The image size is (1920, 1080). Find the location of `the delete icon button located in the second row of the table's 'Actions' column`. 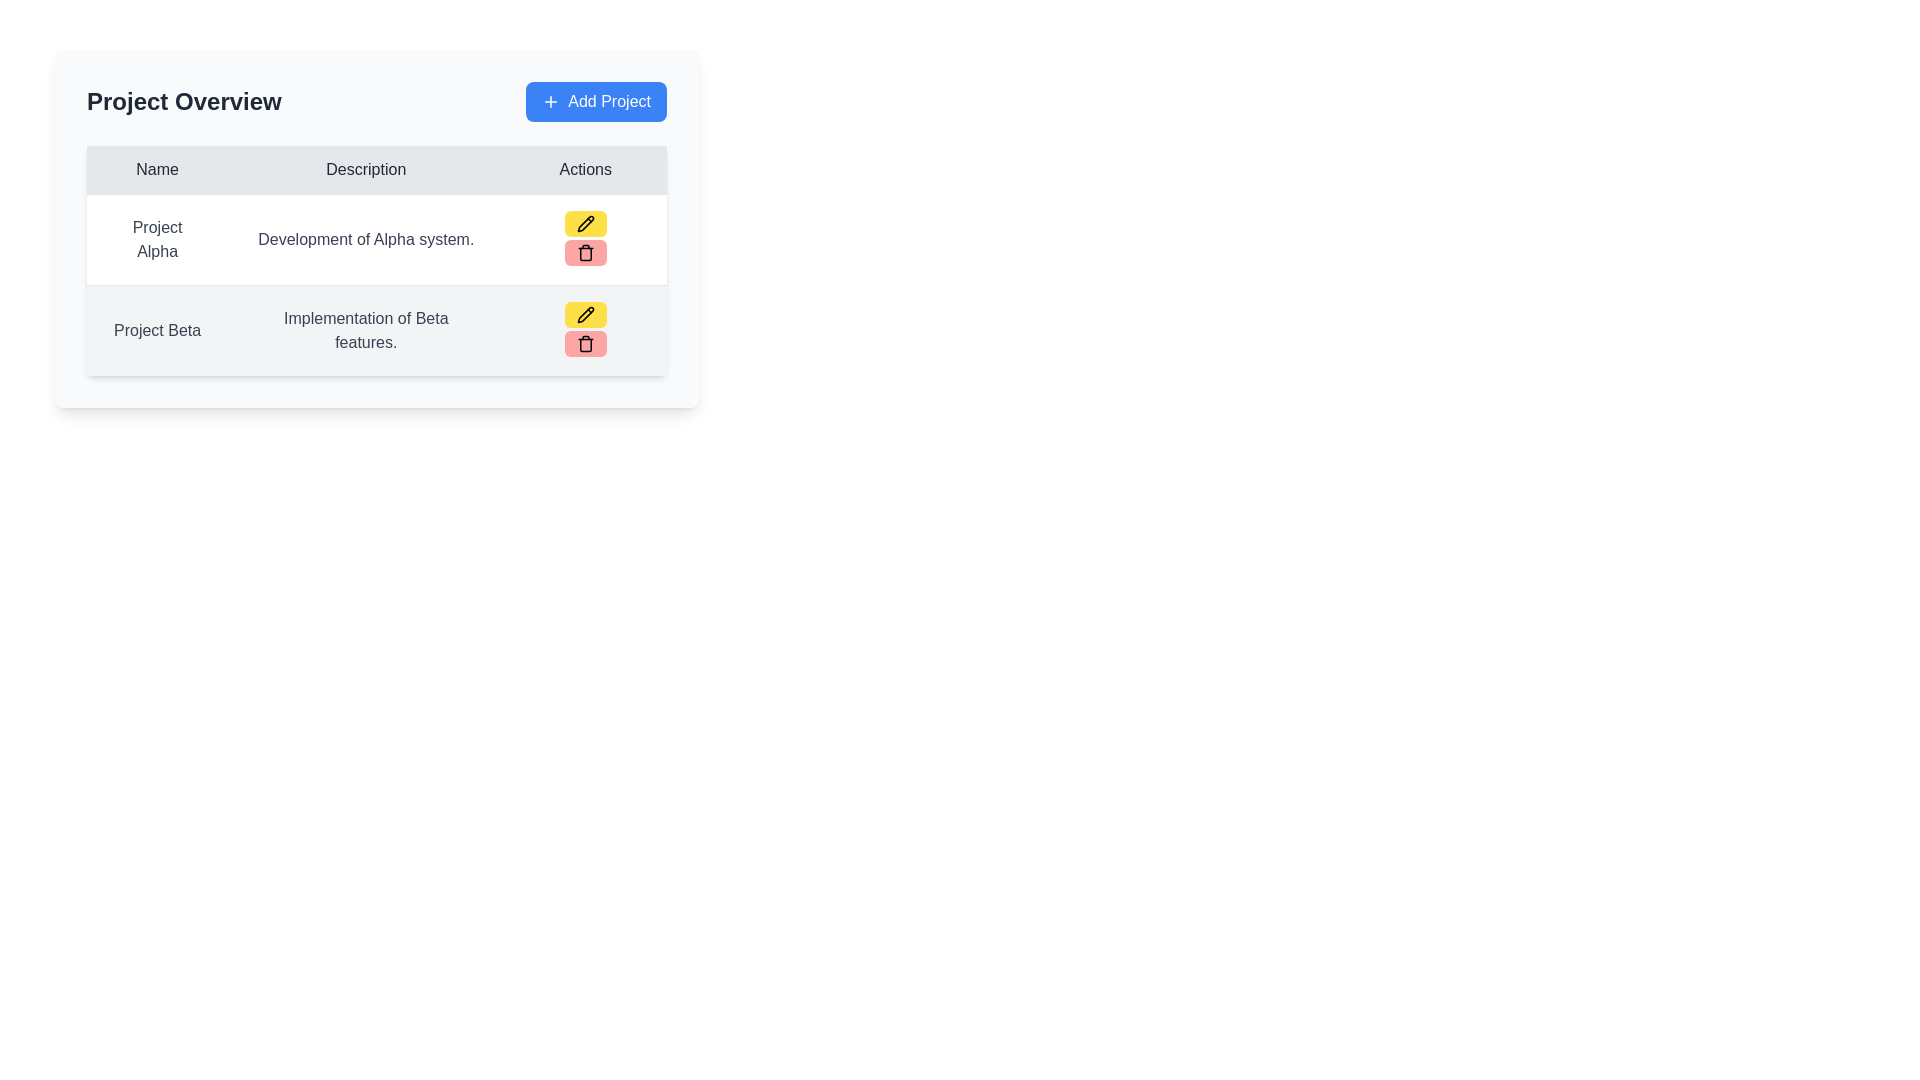

the delete icon button located in the second row of the table's 'Actions' column is located at coordinates (584, 252).